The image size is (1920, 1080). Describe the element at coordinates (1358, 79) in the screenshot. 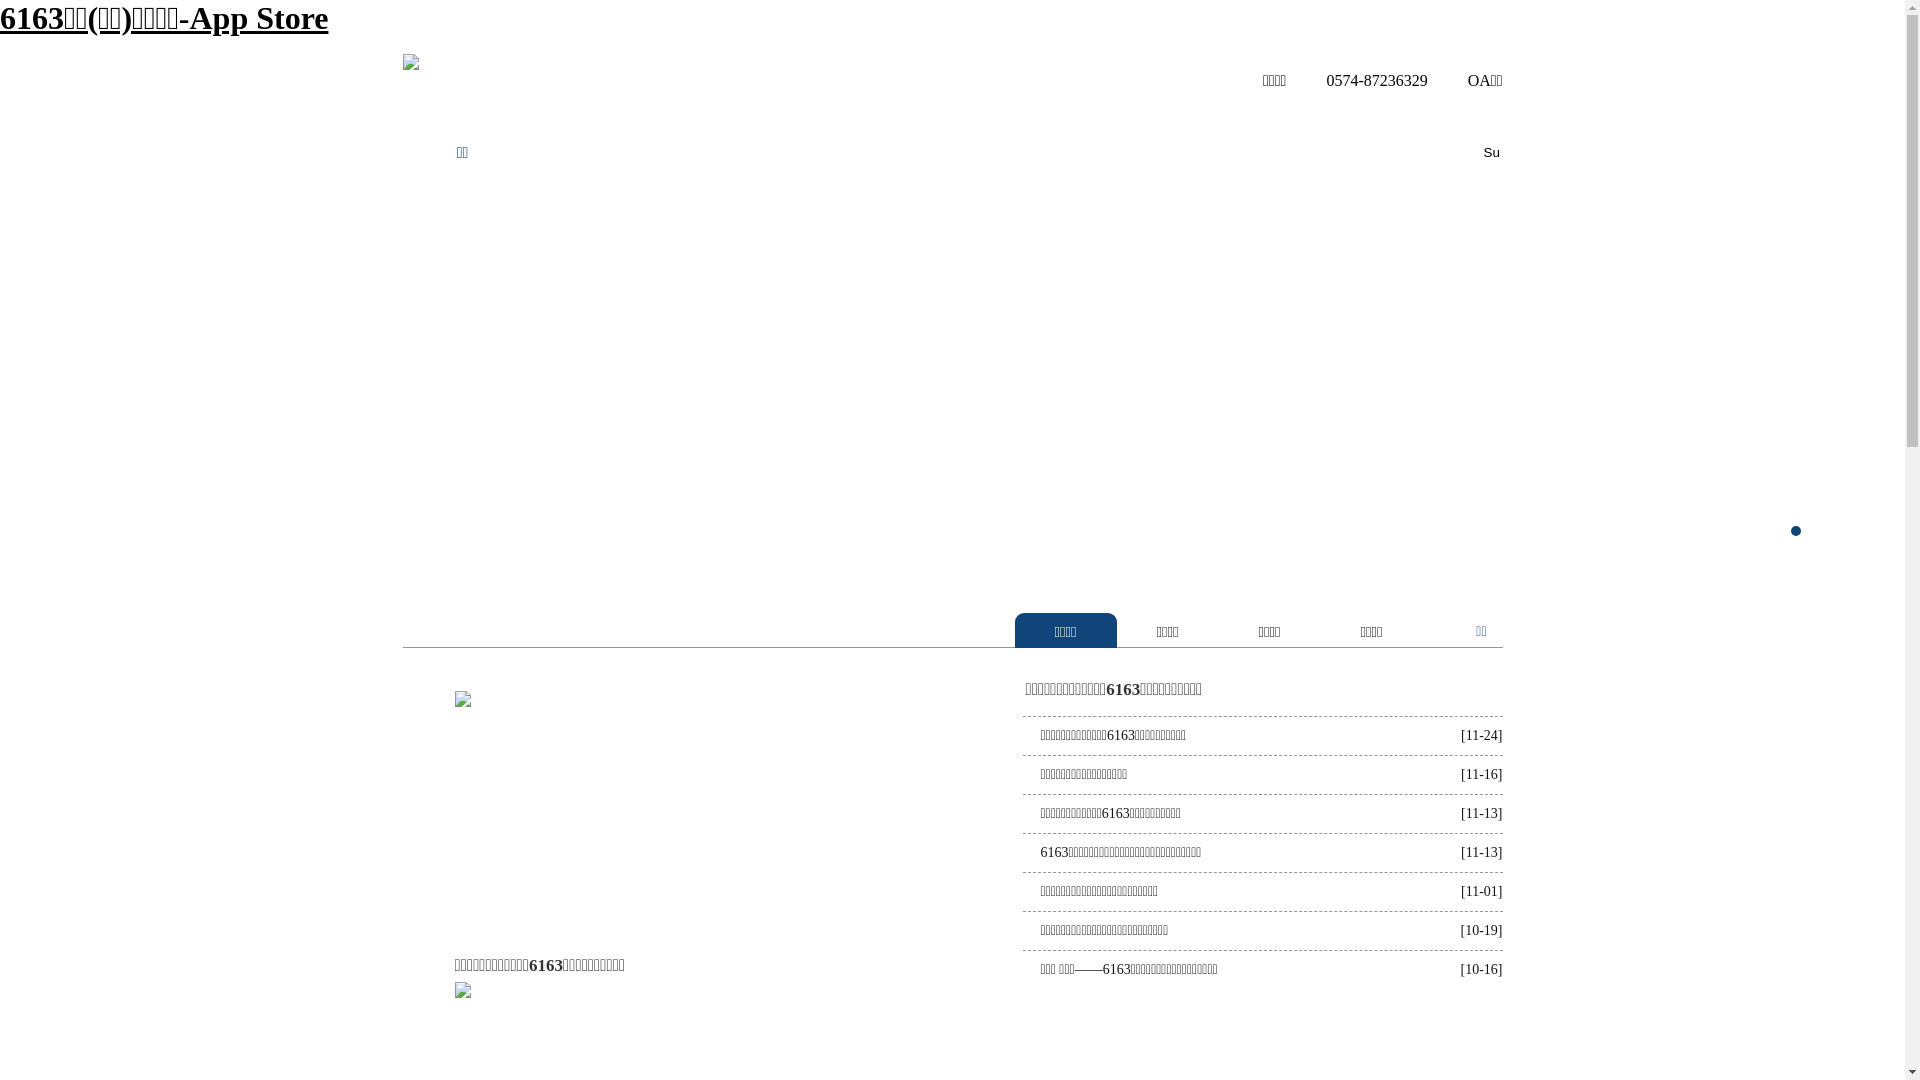

I see `'0574-87236329'` at that location.